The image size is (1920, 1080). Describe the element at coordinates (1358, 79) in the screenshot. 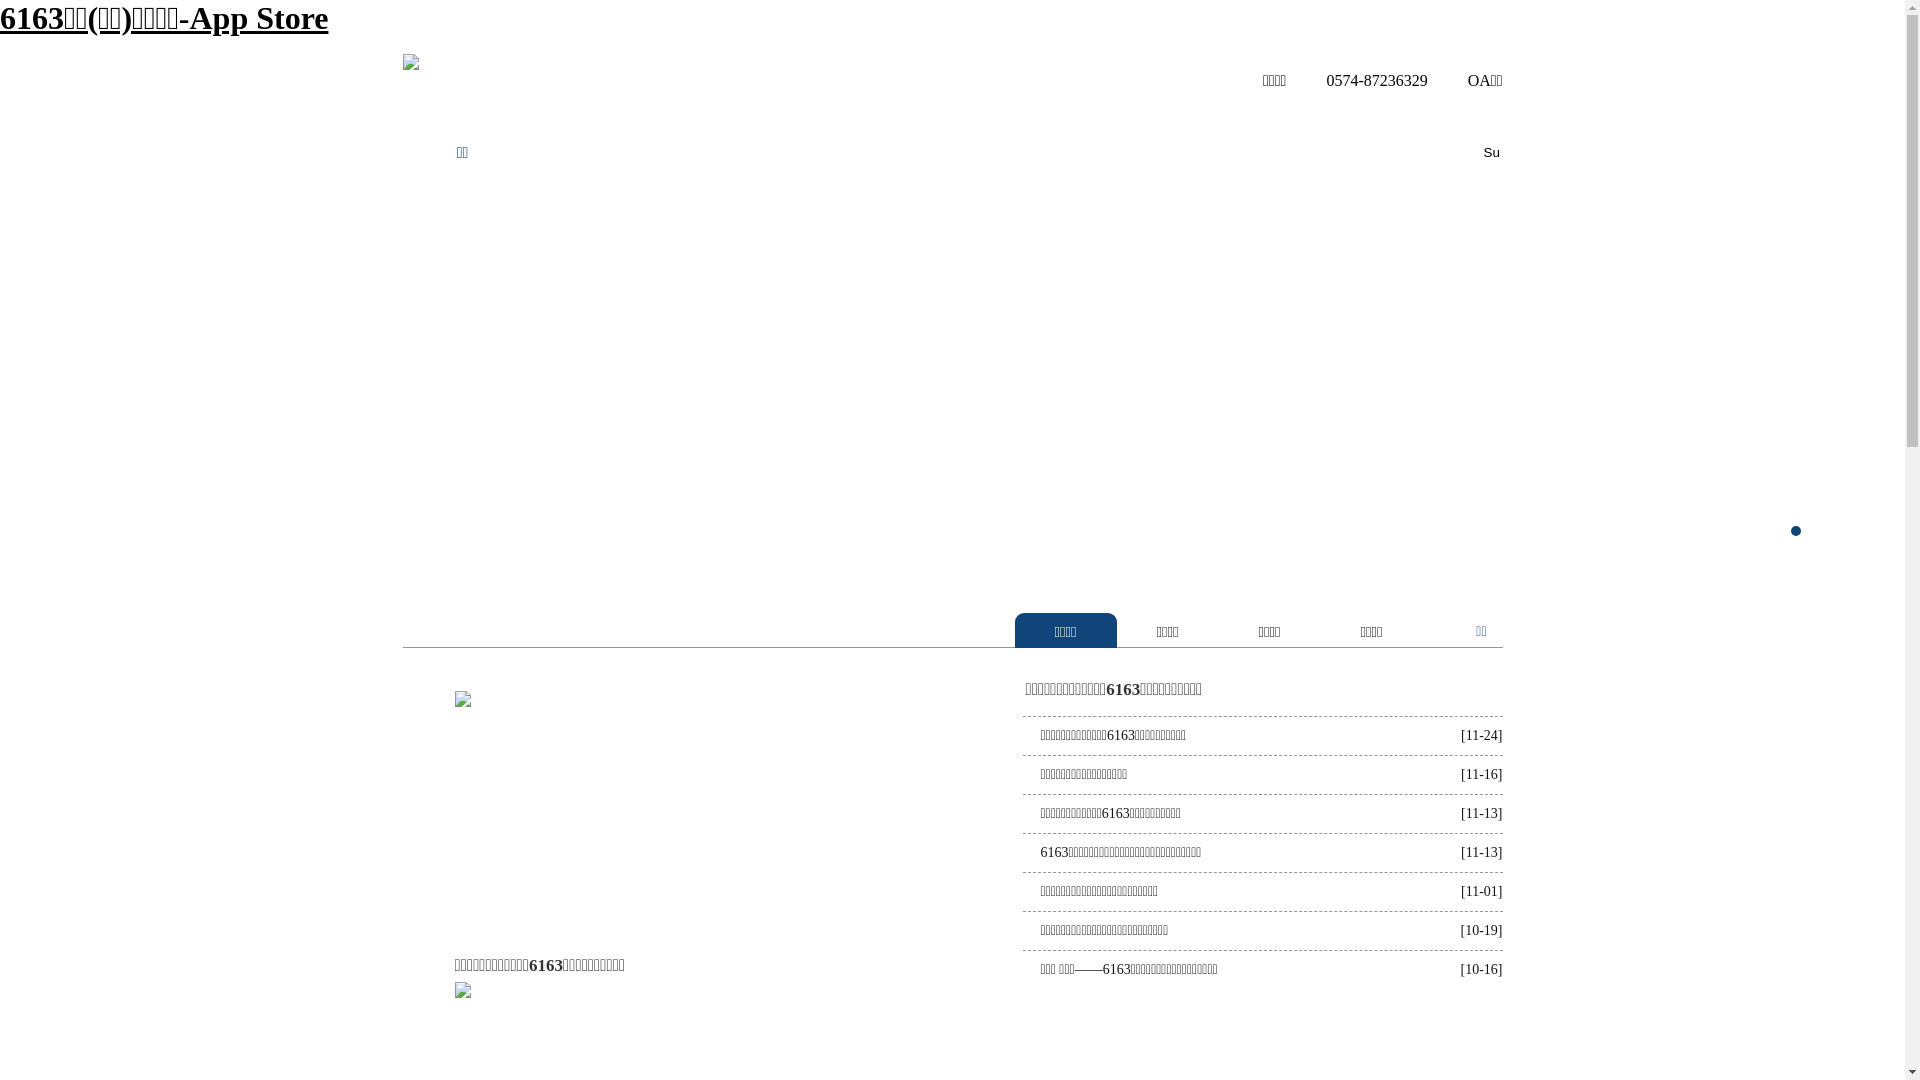

I see `'0574-87236329'` at that location.